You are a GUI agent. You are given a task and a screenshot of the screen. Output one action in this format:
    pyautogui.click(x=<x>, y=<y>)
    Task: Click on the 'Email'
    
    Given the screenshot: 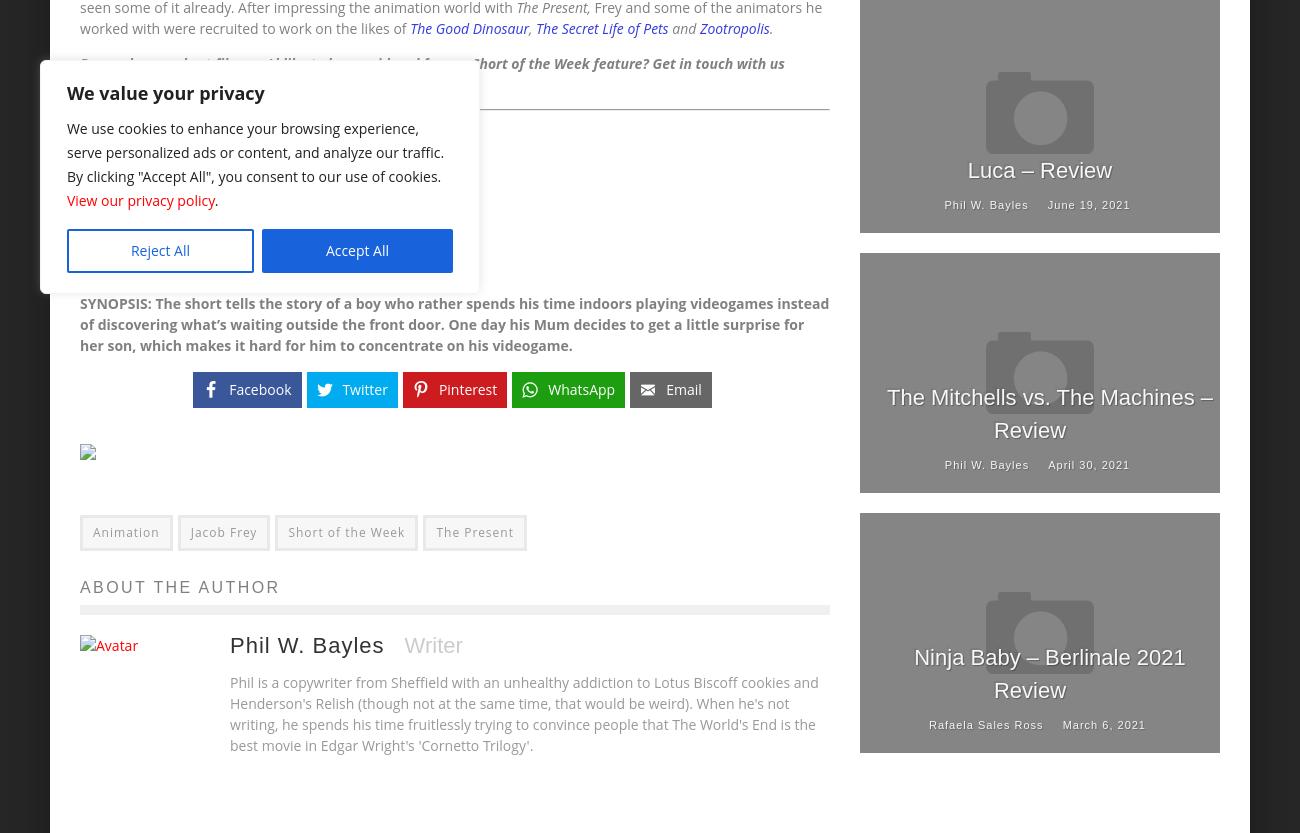 What is the action you would take?
    pyautogui.click(x=682, y=389)
    